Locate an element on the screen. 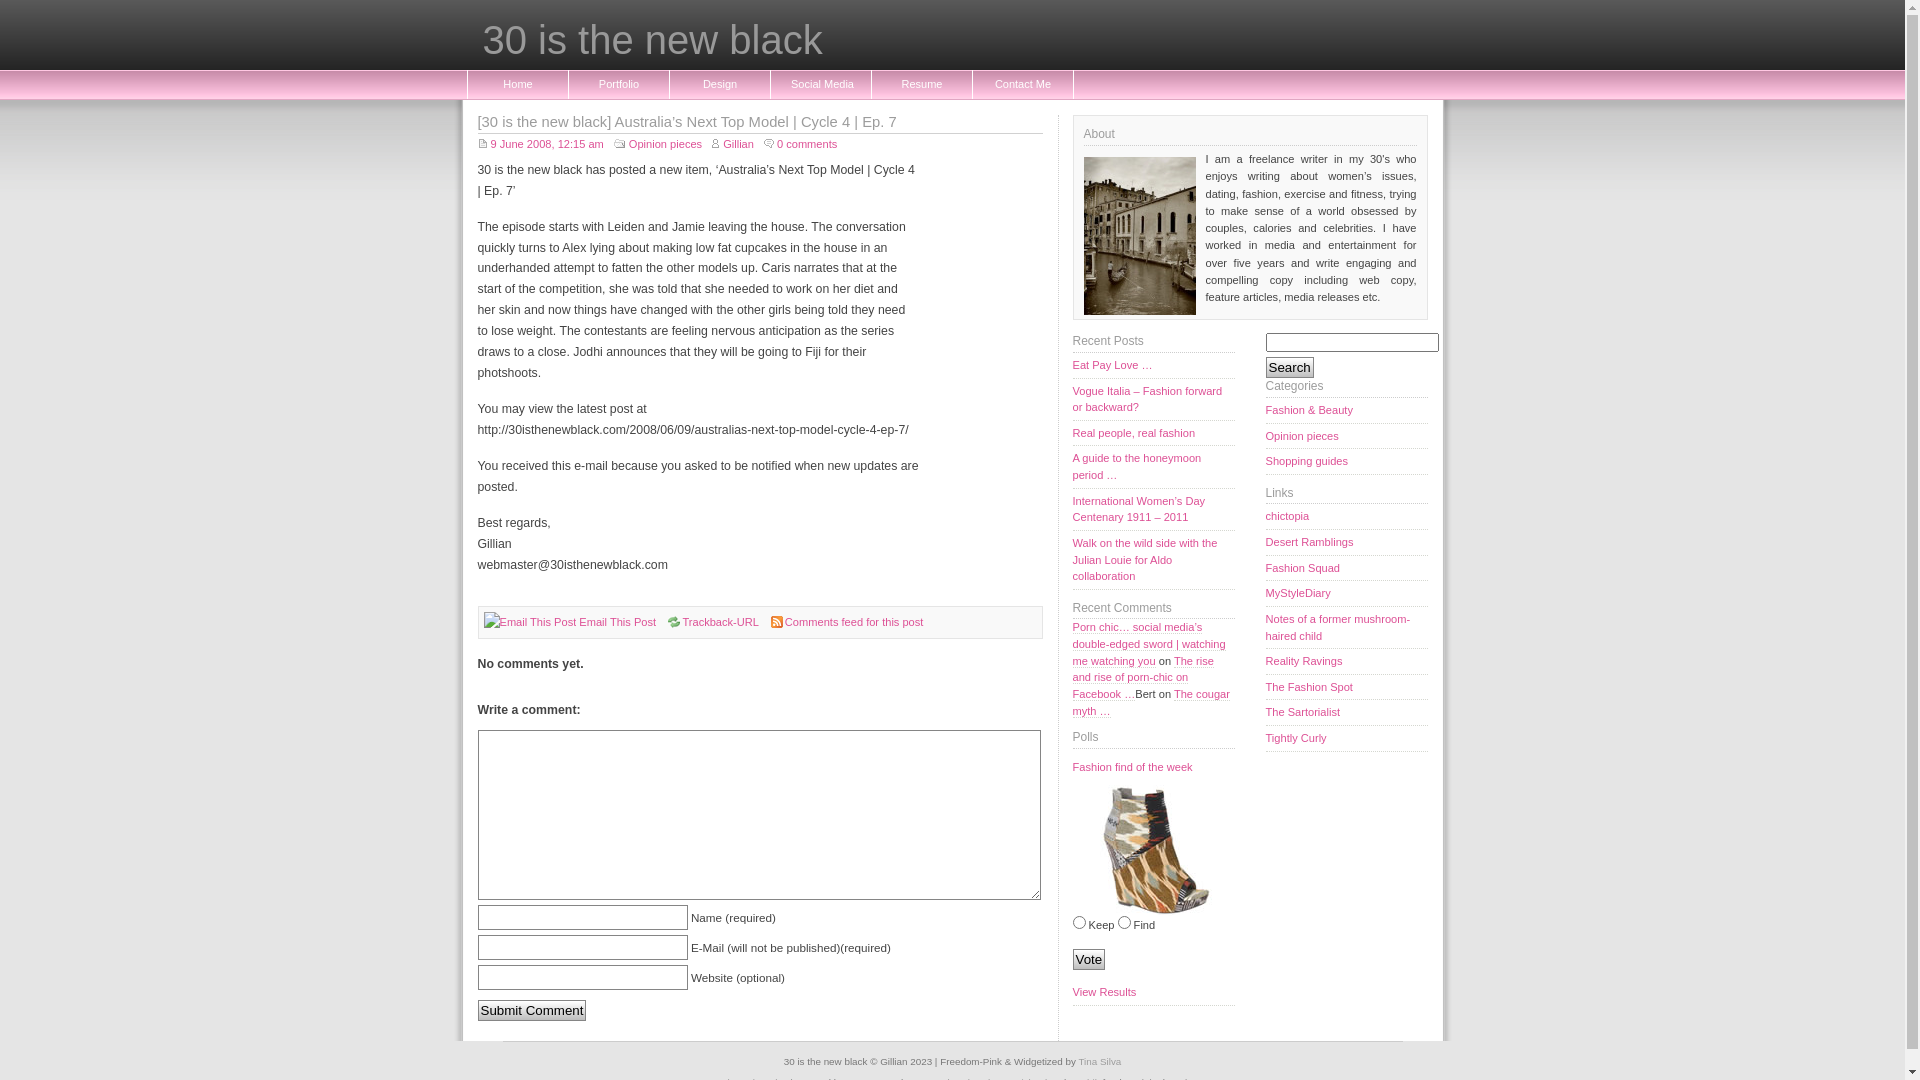 The image size is (1920, 1080). 'Real people, real fashion' is located at coordinates (1152, 433).